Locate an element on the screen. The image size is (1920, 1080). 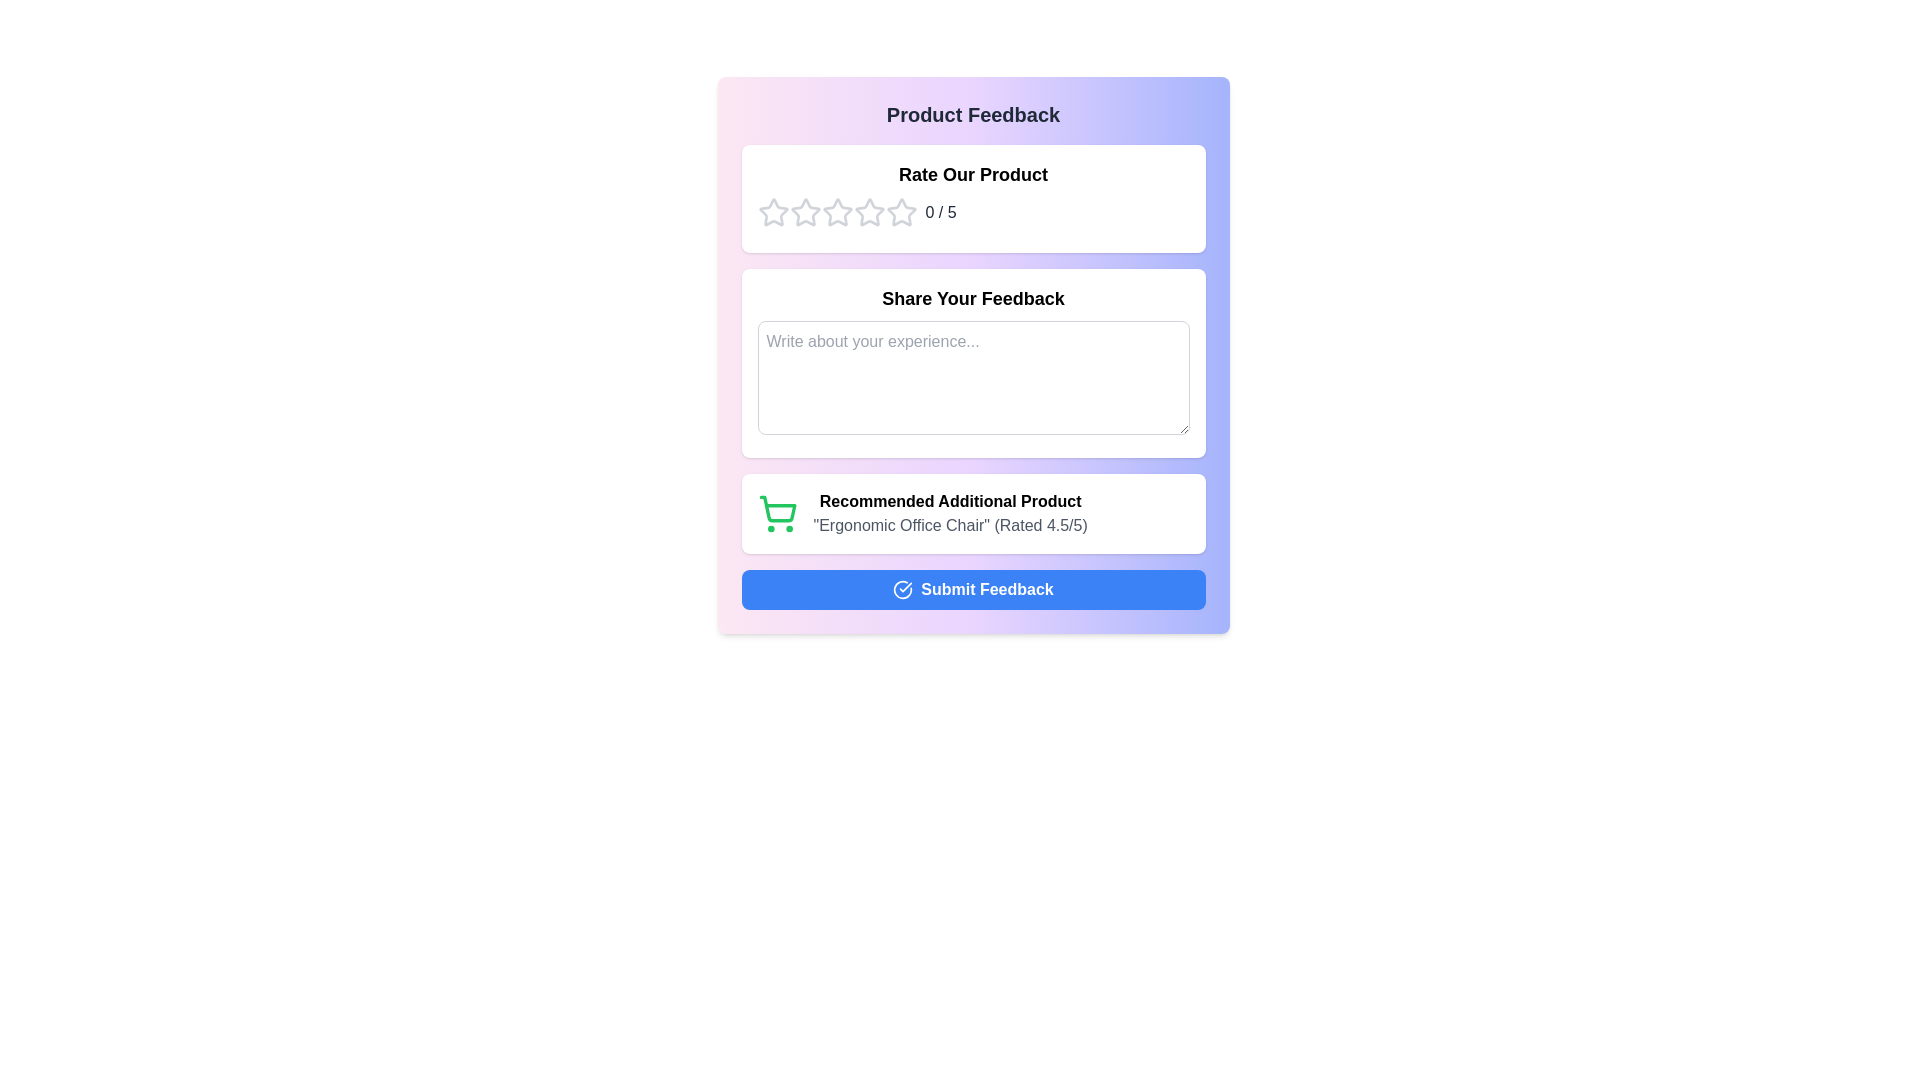
the center of the second rating star icon, which is visually styled with a white interior and a gray border is located at coordinates (900, 212).